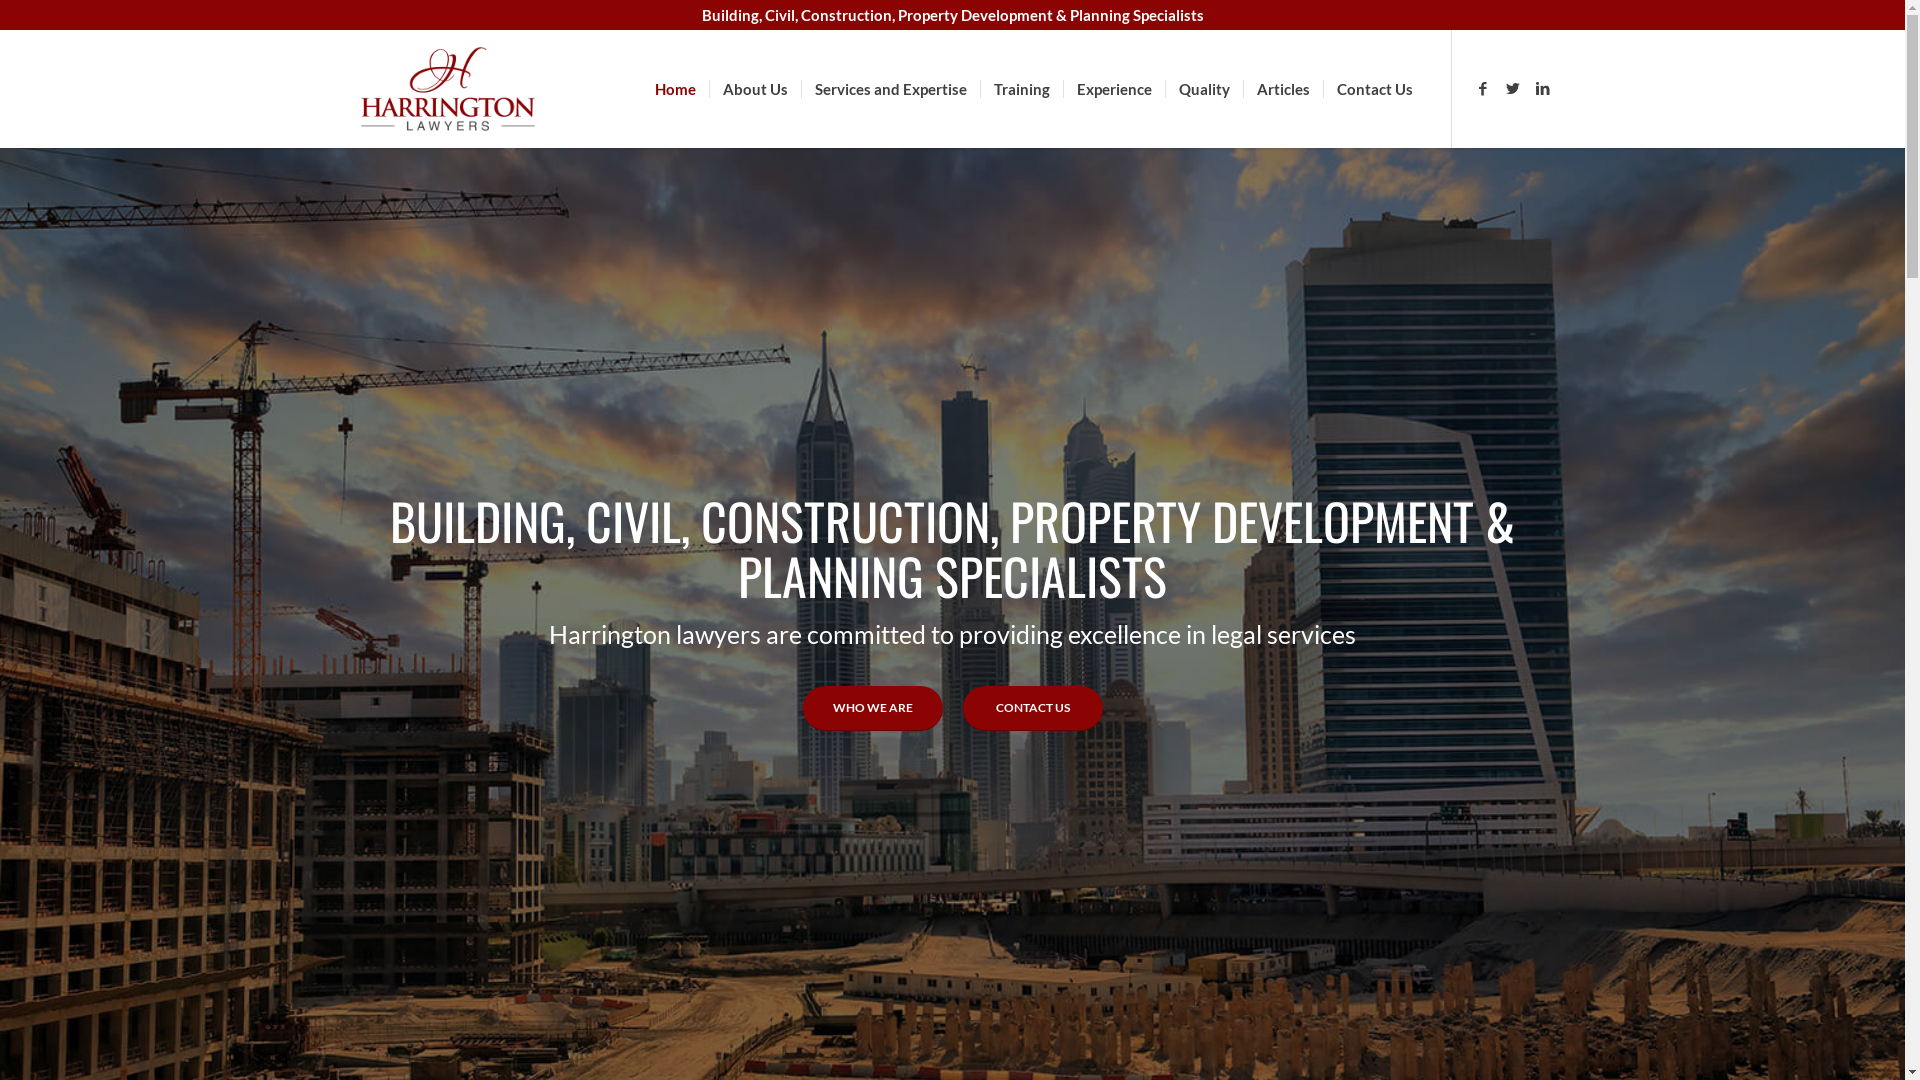 Image resolution: width=1920 pixels, height=1080 pixels. I want to click on 'LinkedIn', so click(1541, 87).